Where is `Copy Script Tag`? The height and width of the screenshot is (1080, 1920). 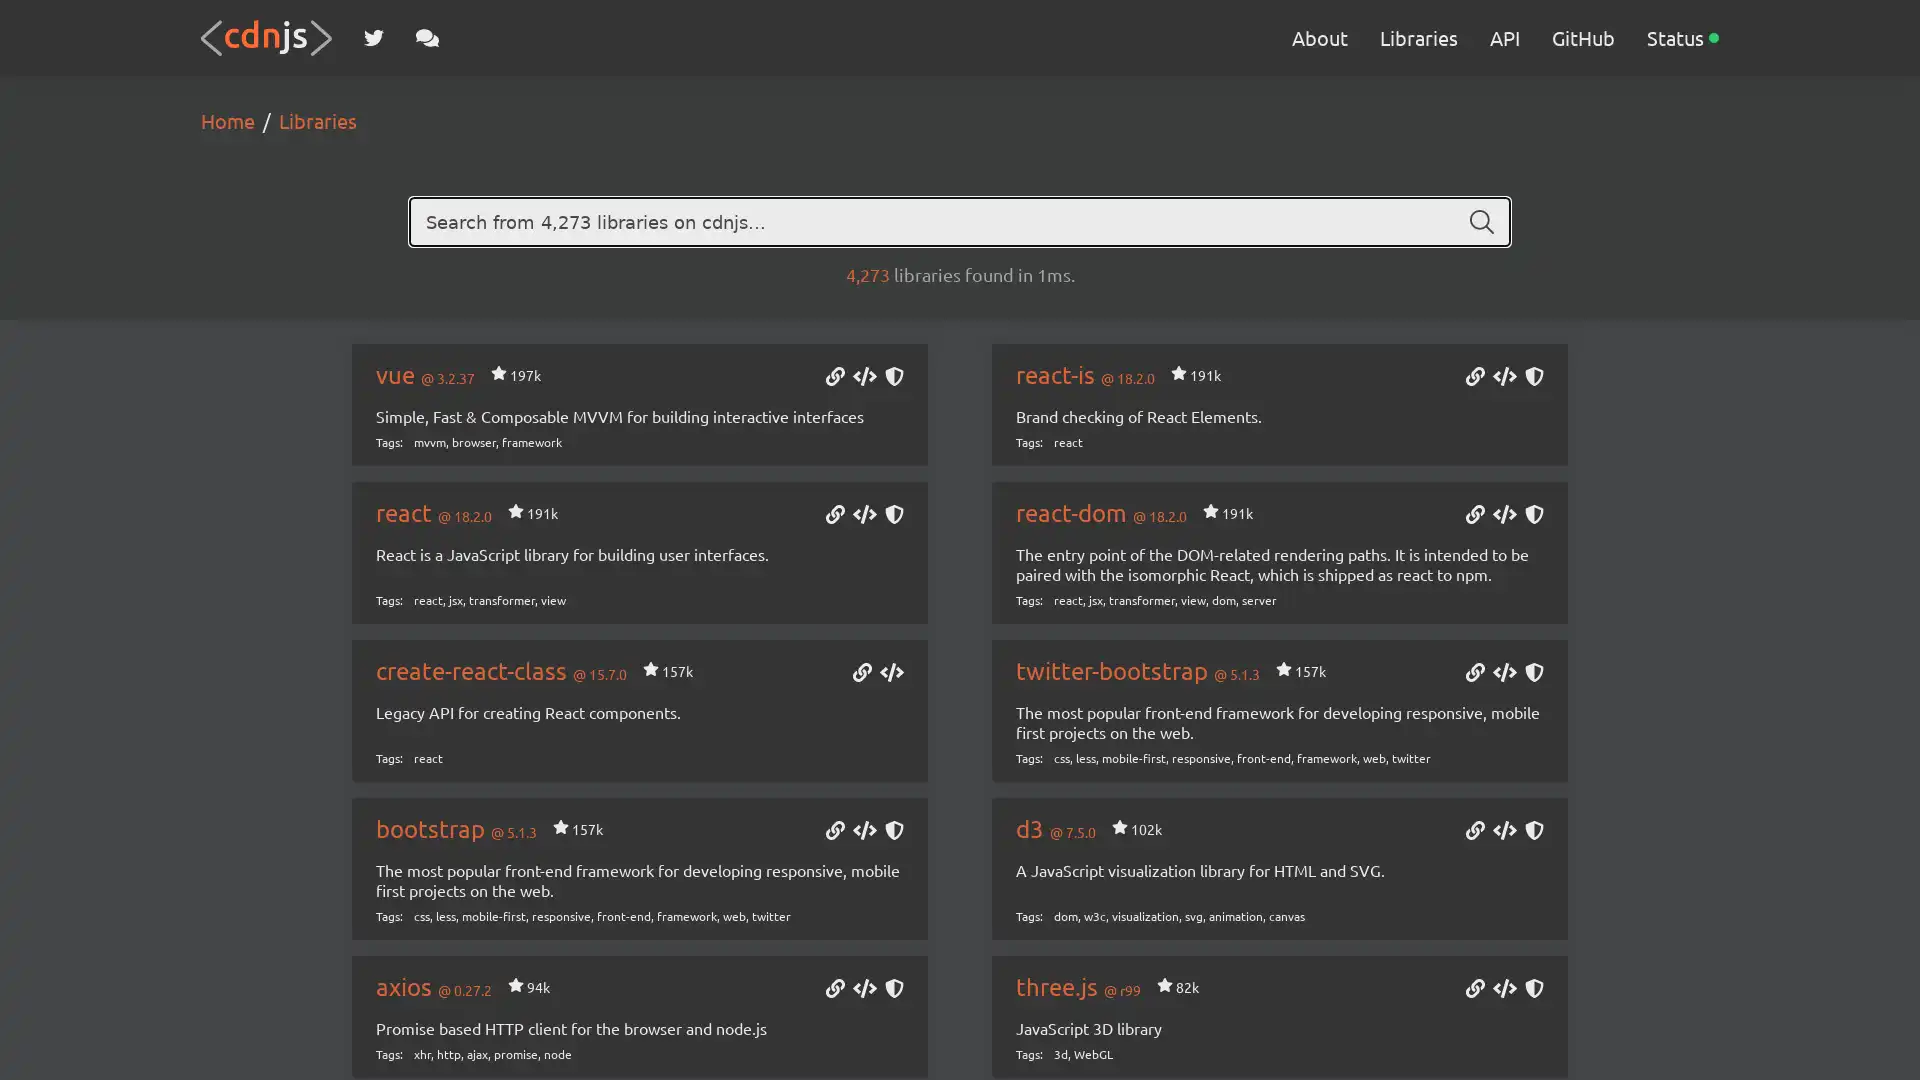 Copy Script Tag is located at coordinates (1503, 378).